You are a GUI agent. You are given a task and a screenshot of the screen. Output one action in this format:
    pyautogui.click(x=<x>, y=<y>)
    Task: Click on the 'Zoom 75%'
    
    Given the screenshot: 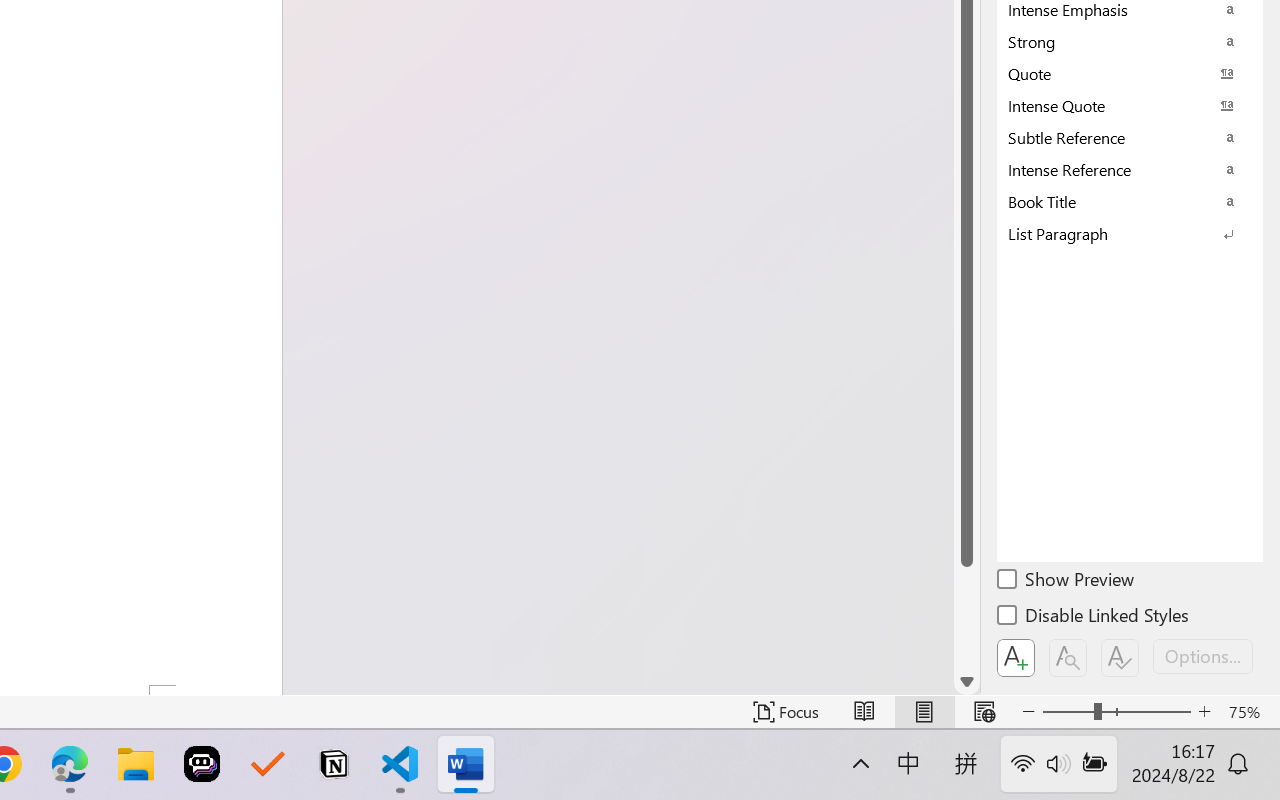 What is the action you would take?
    pyautogui.click(x=1248, y=711)
    